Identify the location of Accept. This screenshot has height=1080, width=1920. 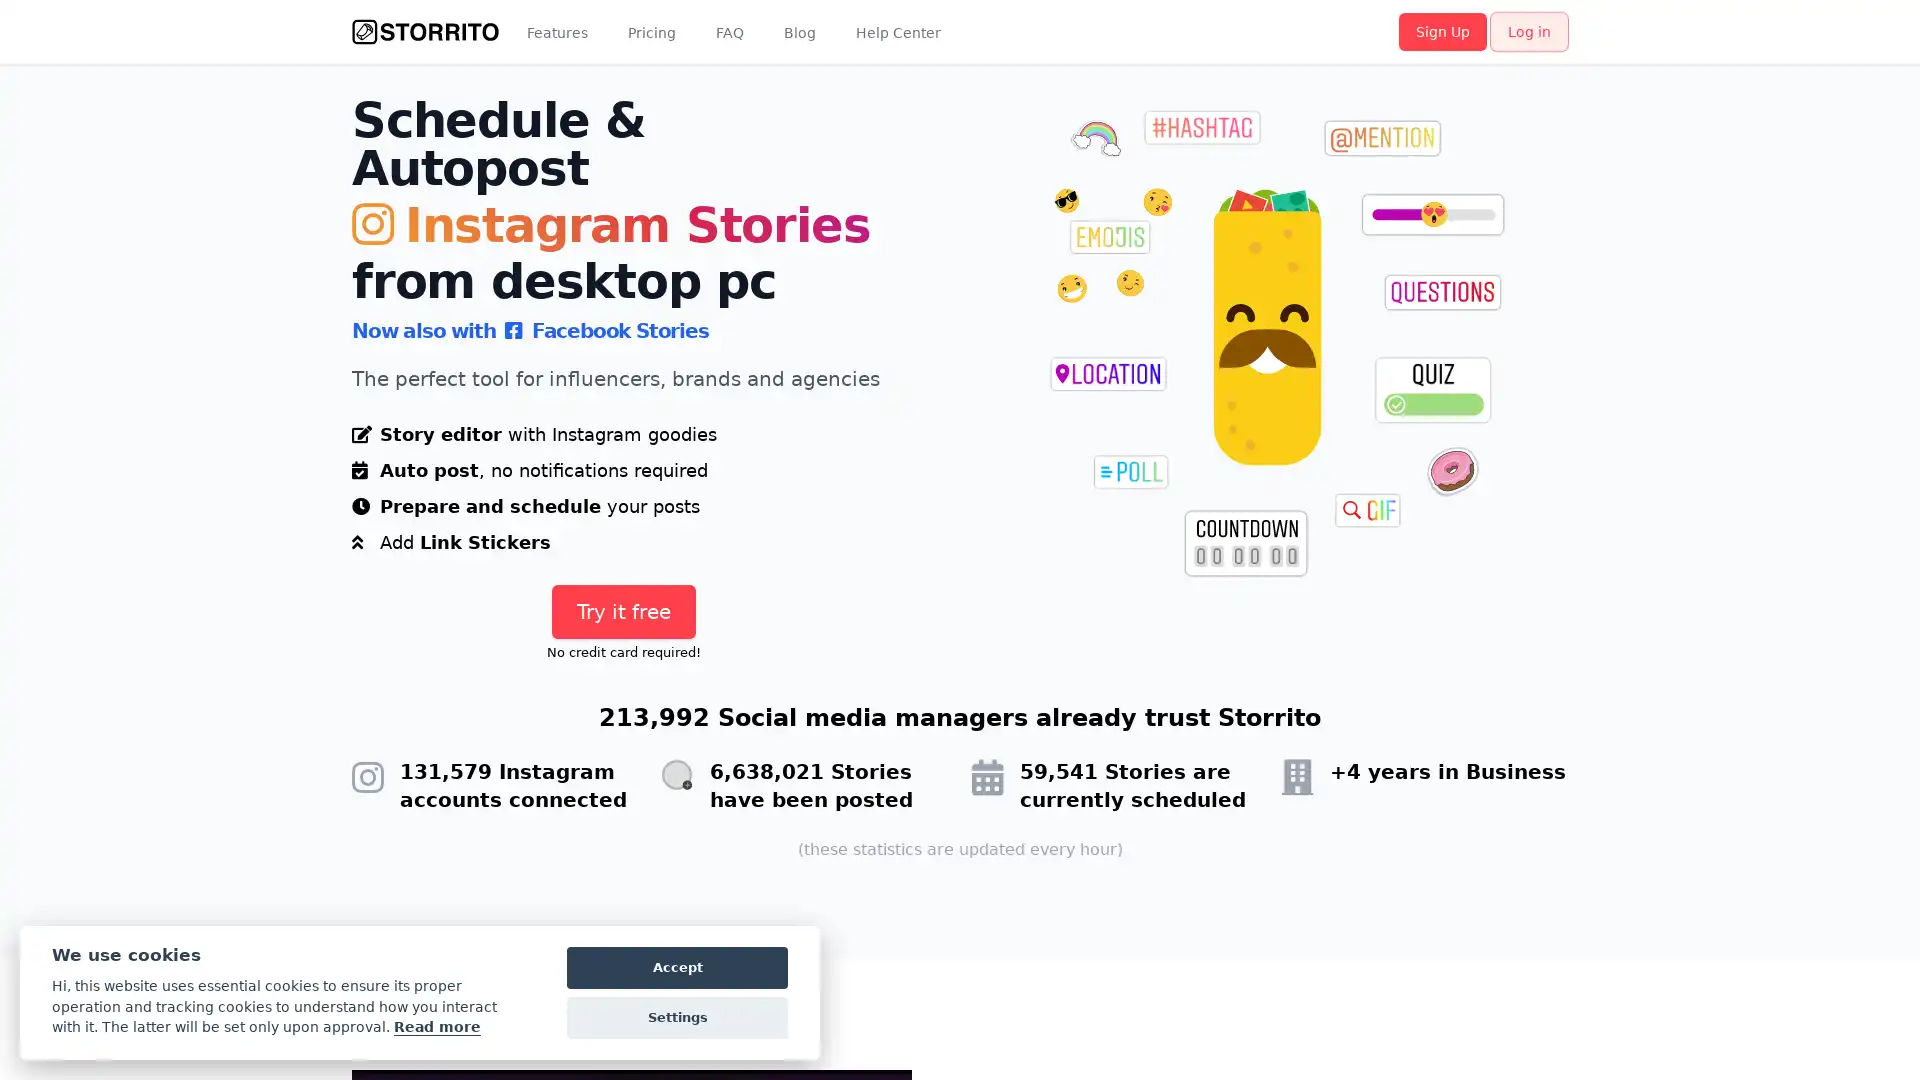
(677, 967).